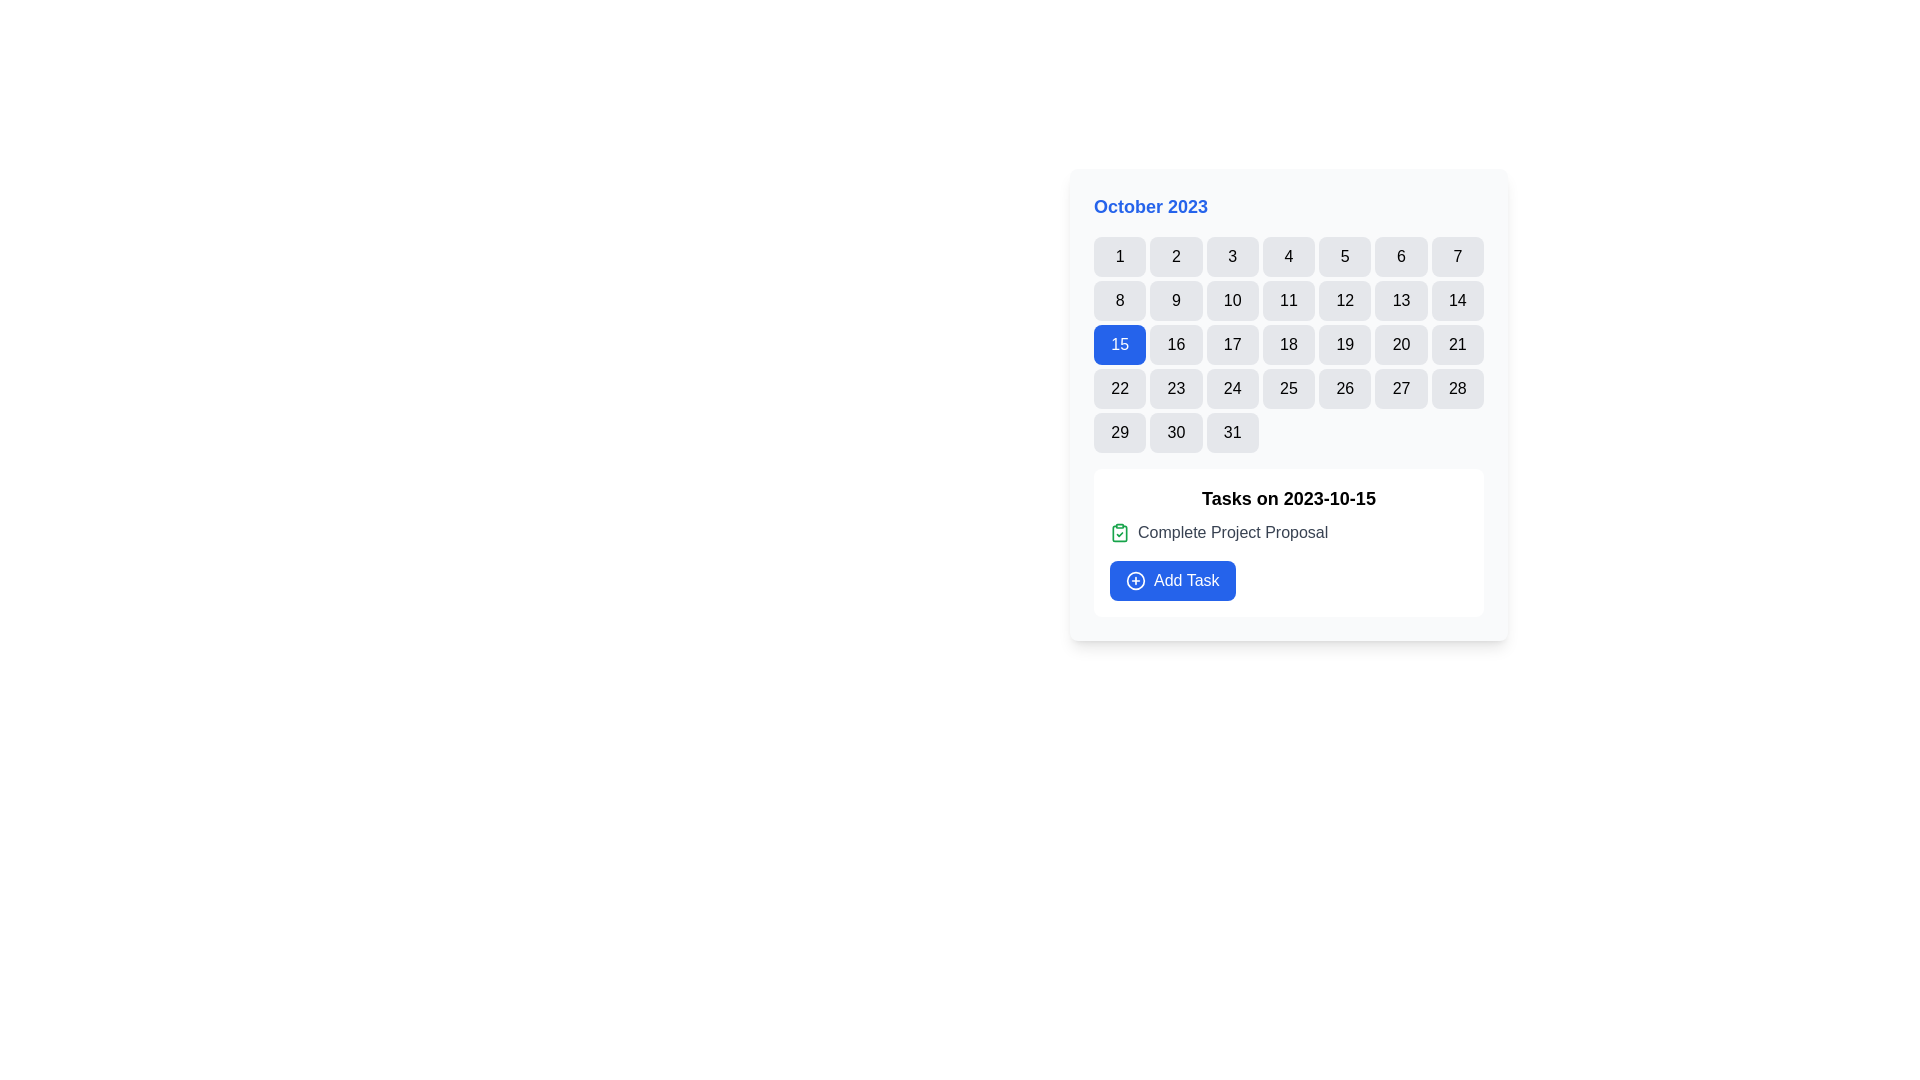 This screenshot has height=1080, width=1920. Describe the element at coordinates (1289, 343) in the screenshot. I see `on the Calendar day cell representing October 18th, 2023` at that location.